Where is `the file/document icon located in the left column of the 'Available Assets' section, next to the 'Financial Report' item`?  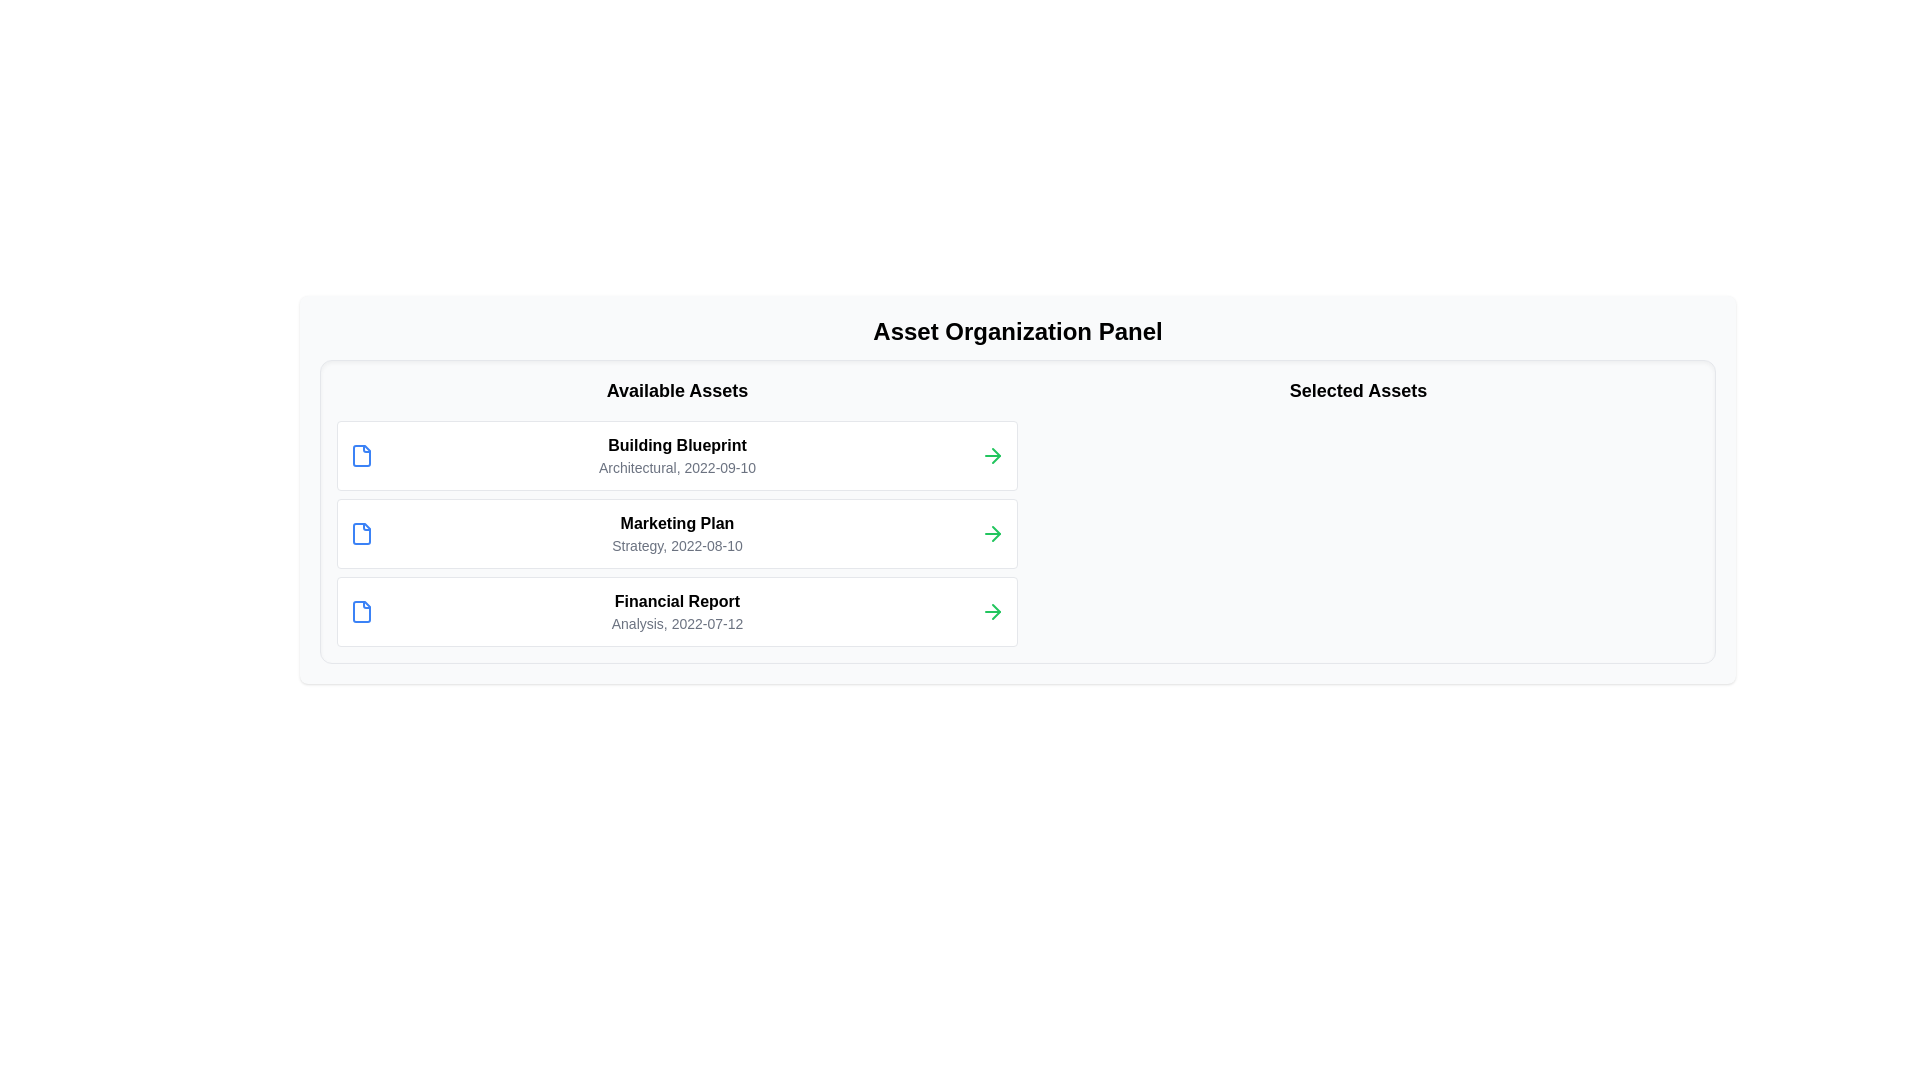
the file/document icon located in the left column of the 'Available Assets' section, next to the 'Financial Report' item is located at coordinates (361, 611).